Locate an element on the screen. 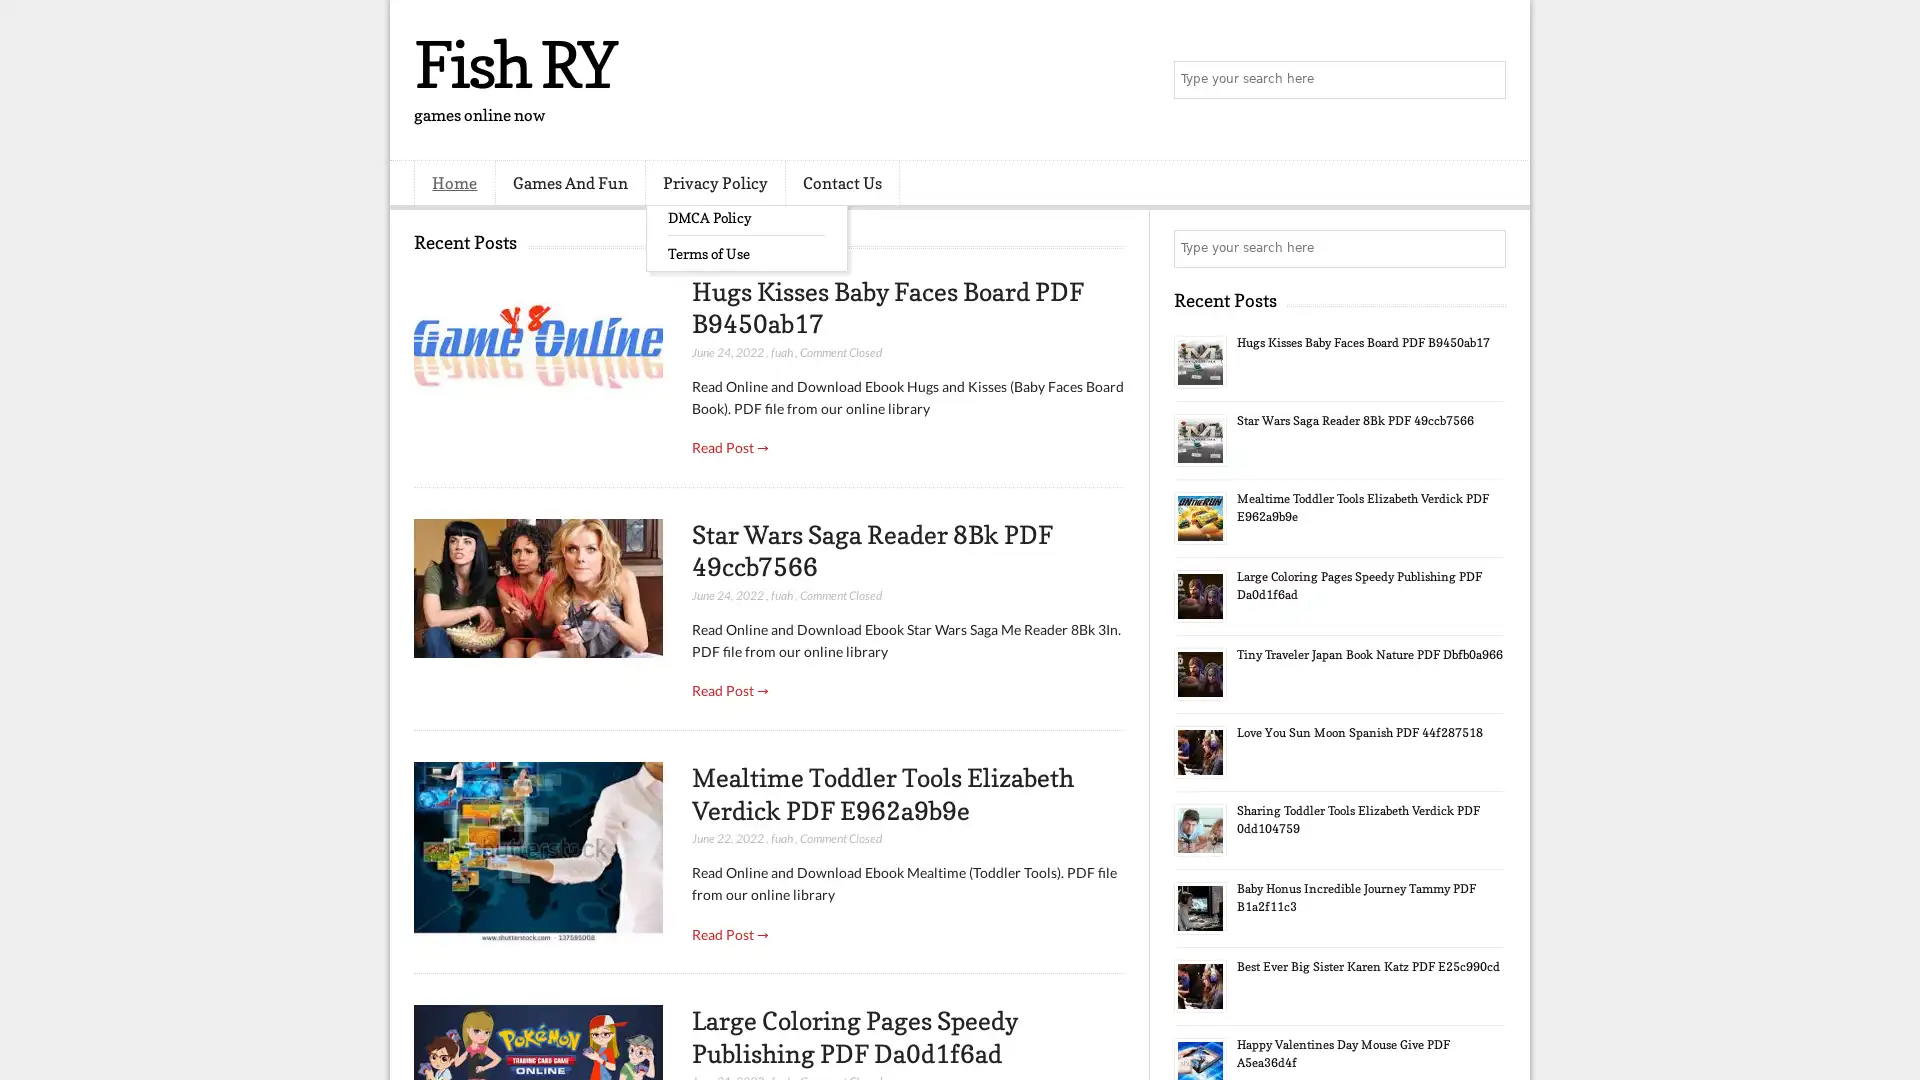  Search is located at coordinates (1485, 248).